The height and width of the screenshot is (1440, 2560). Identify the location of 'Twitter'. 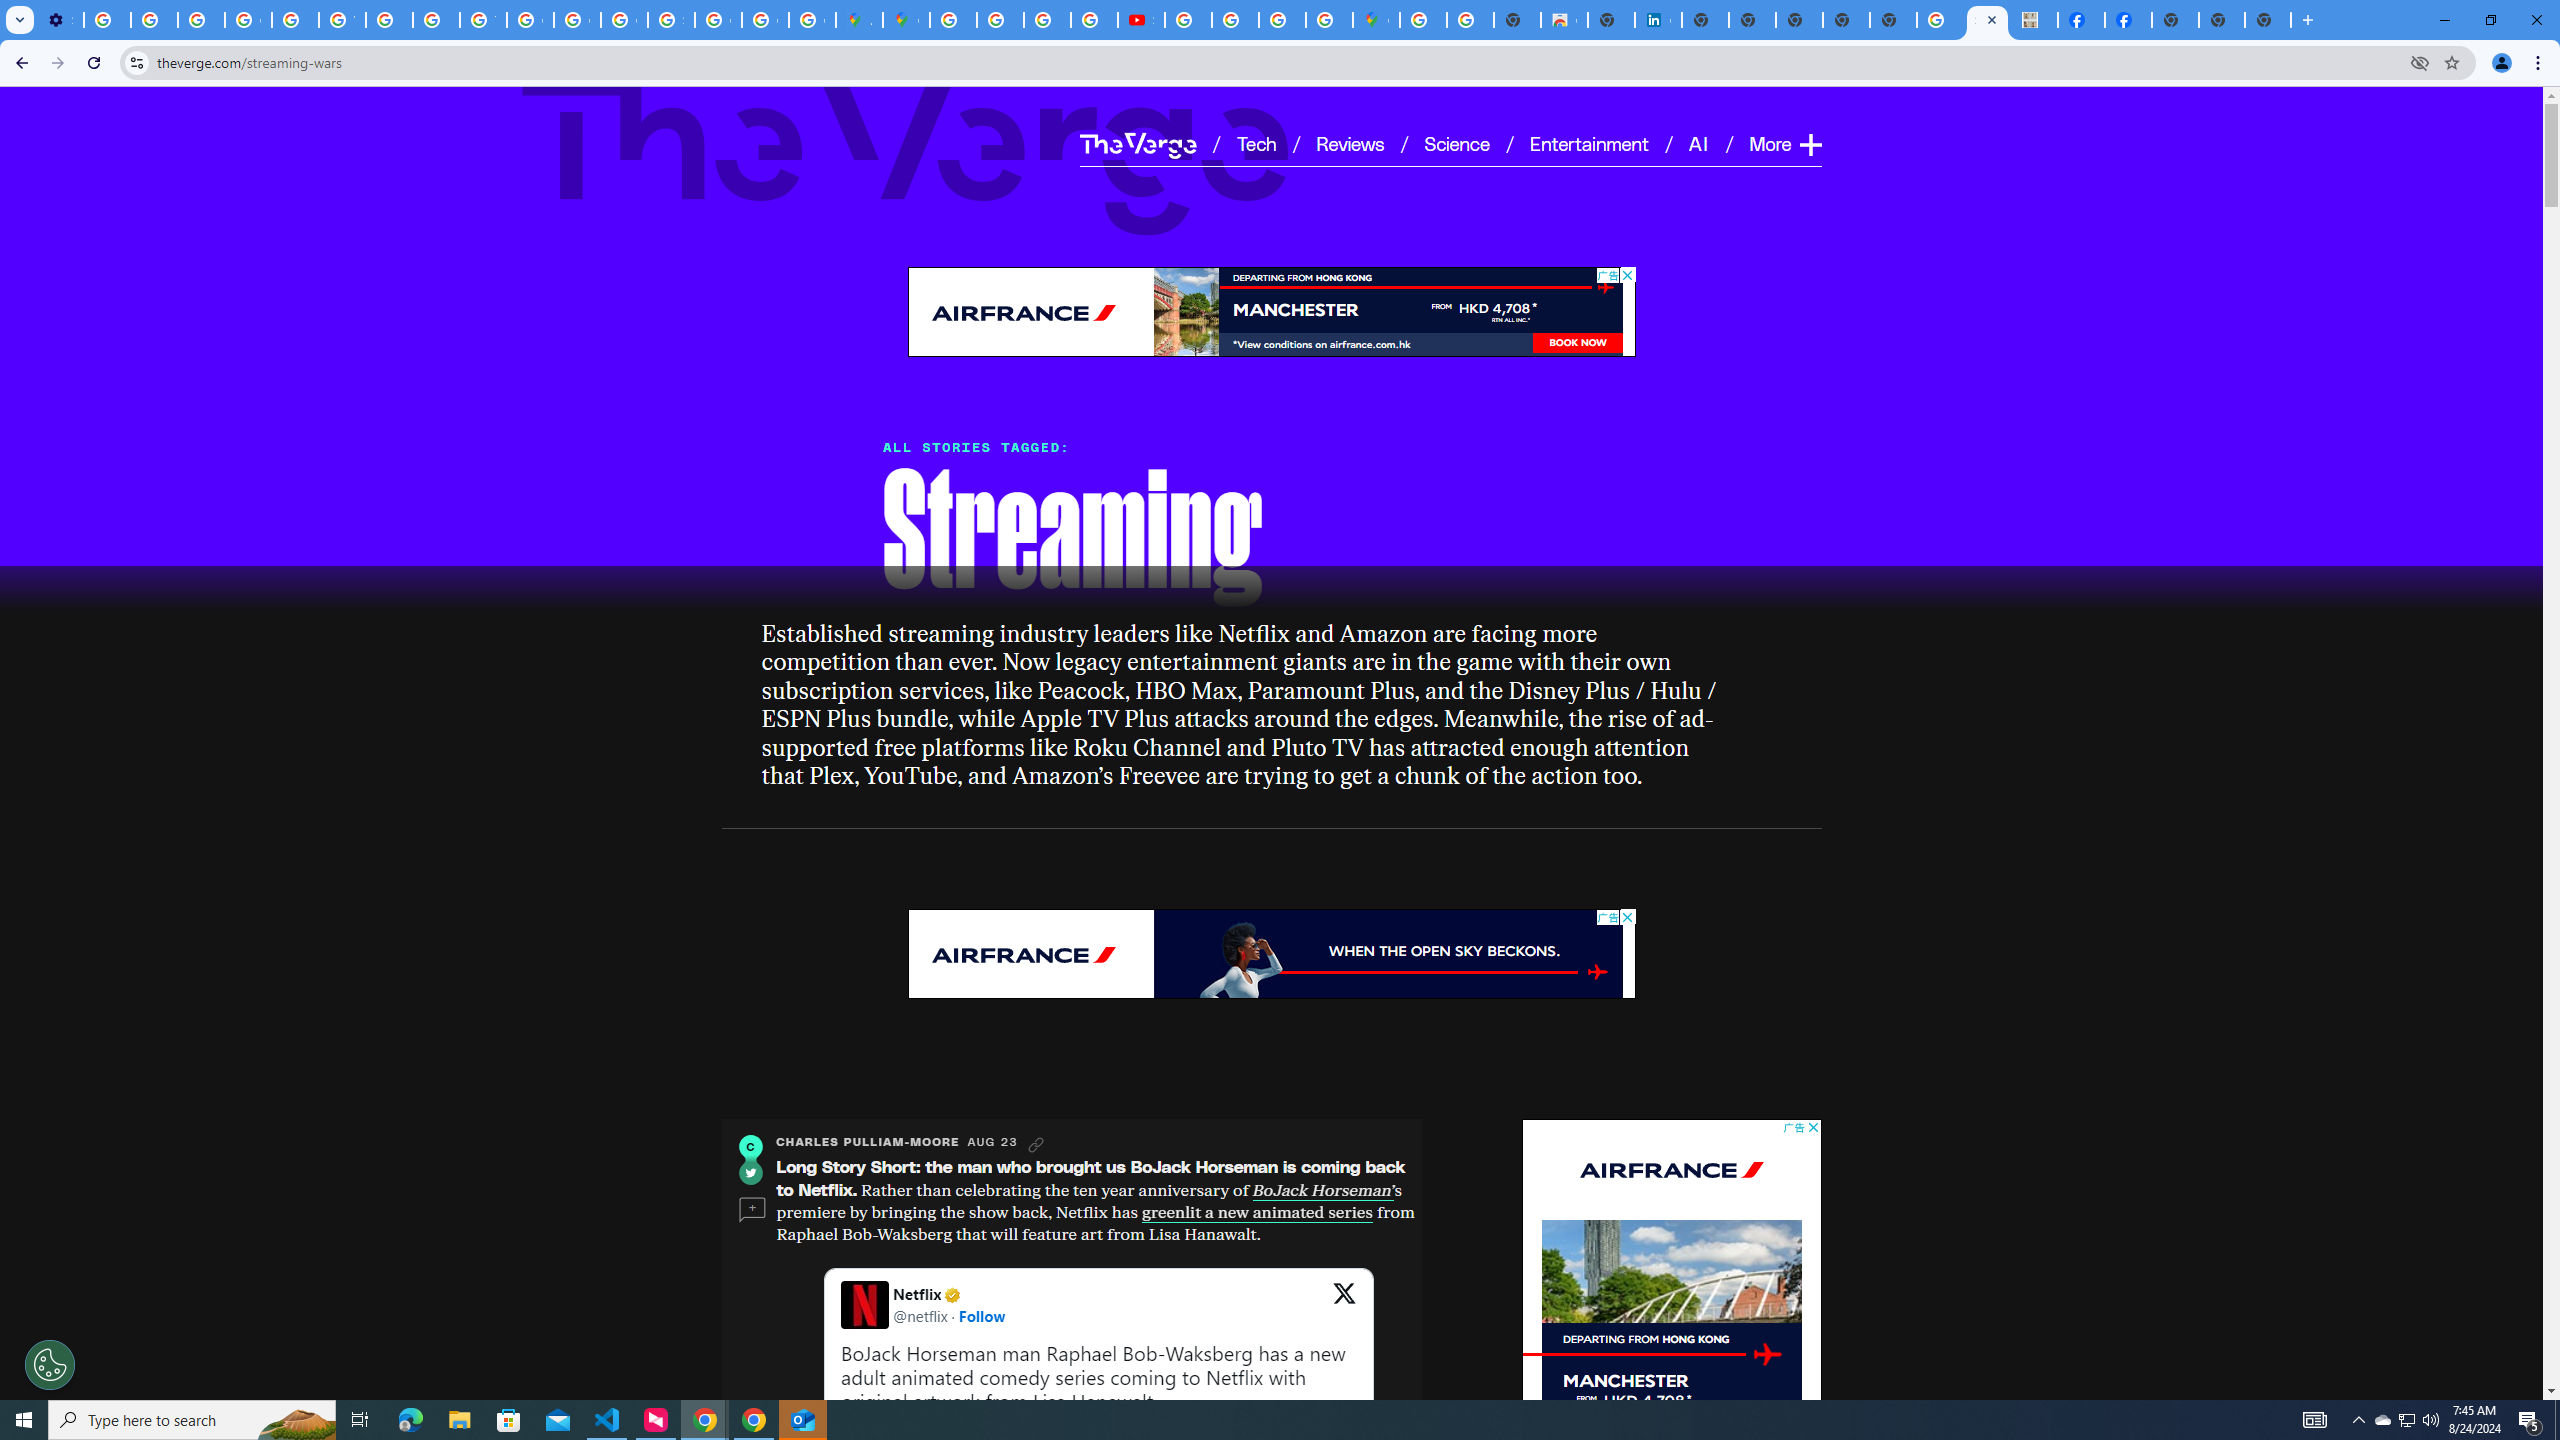
(750, 1172).